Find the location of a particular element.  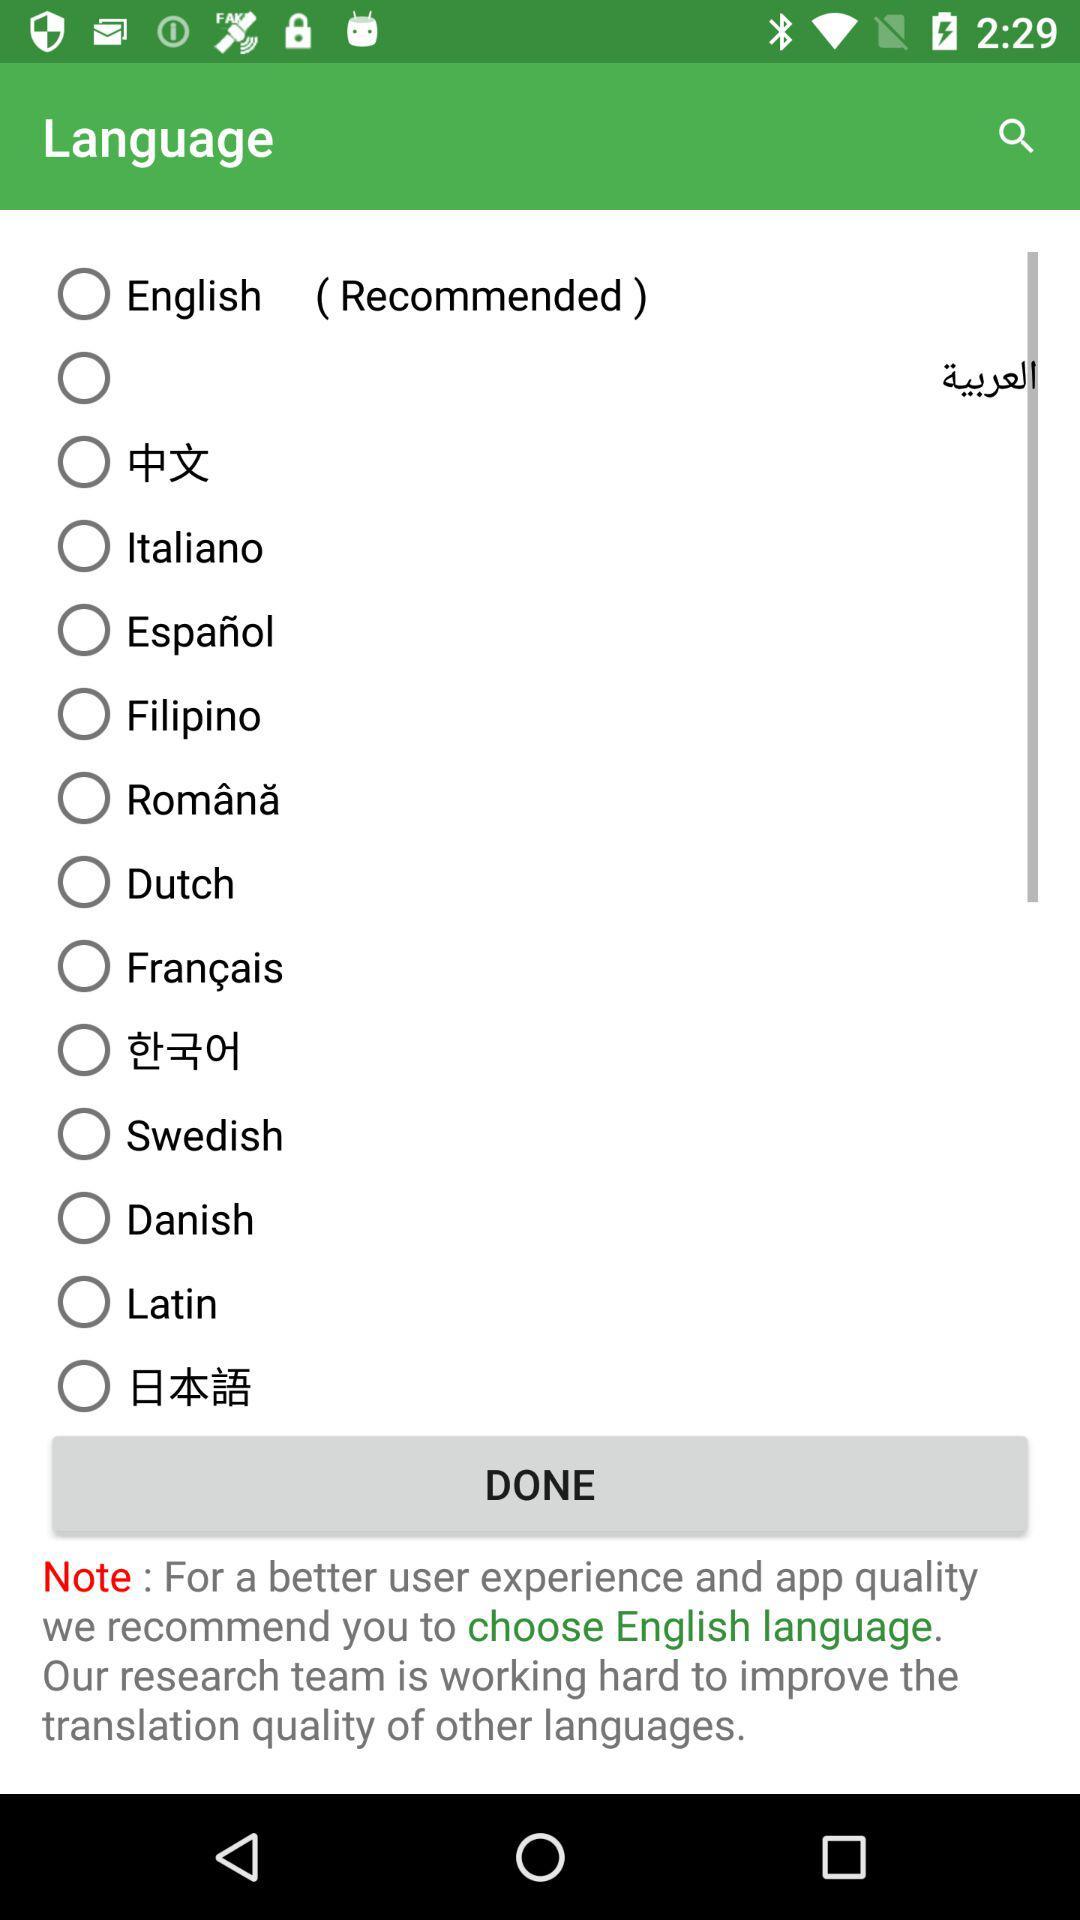

search is located at coordinates (1017, 136).